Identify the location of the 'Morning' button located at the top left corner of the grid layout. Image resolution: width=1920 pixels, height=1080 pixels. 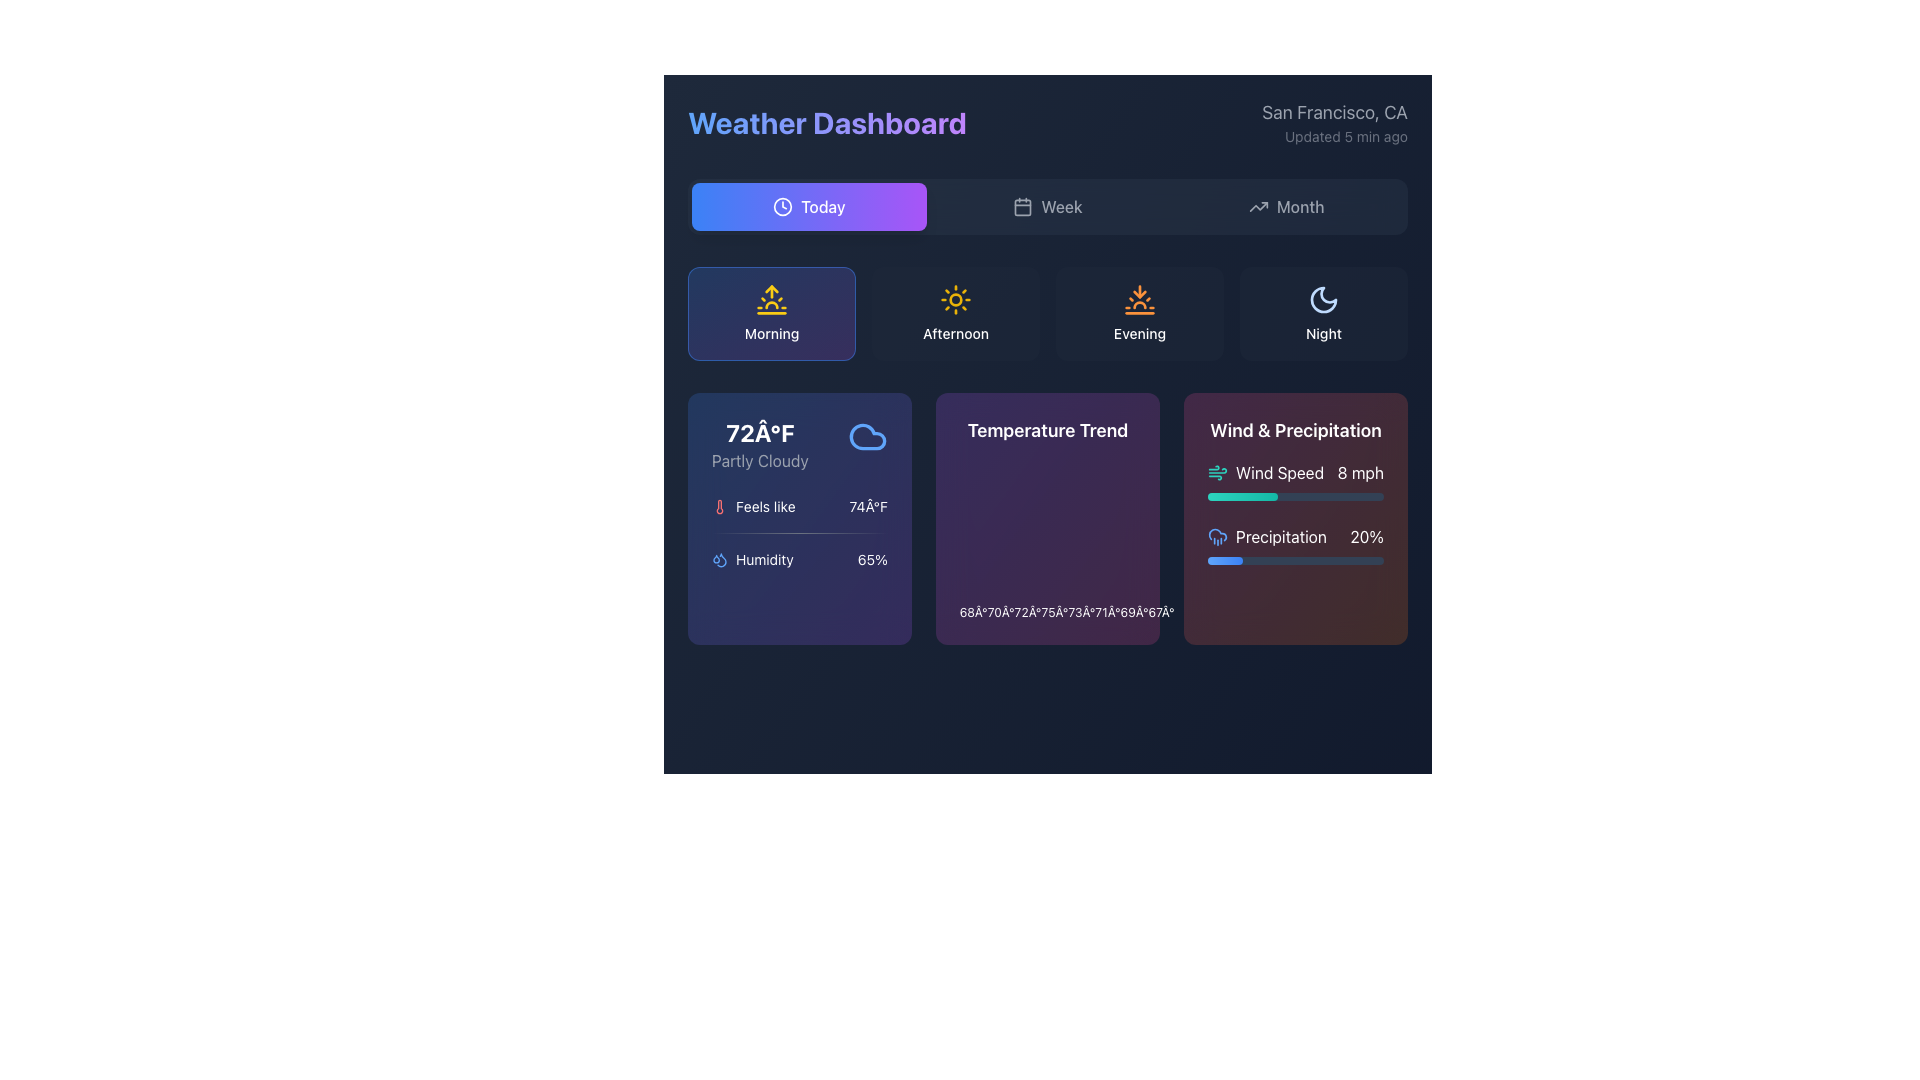
(771, 313).